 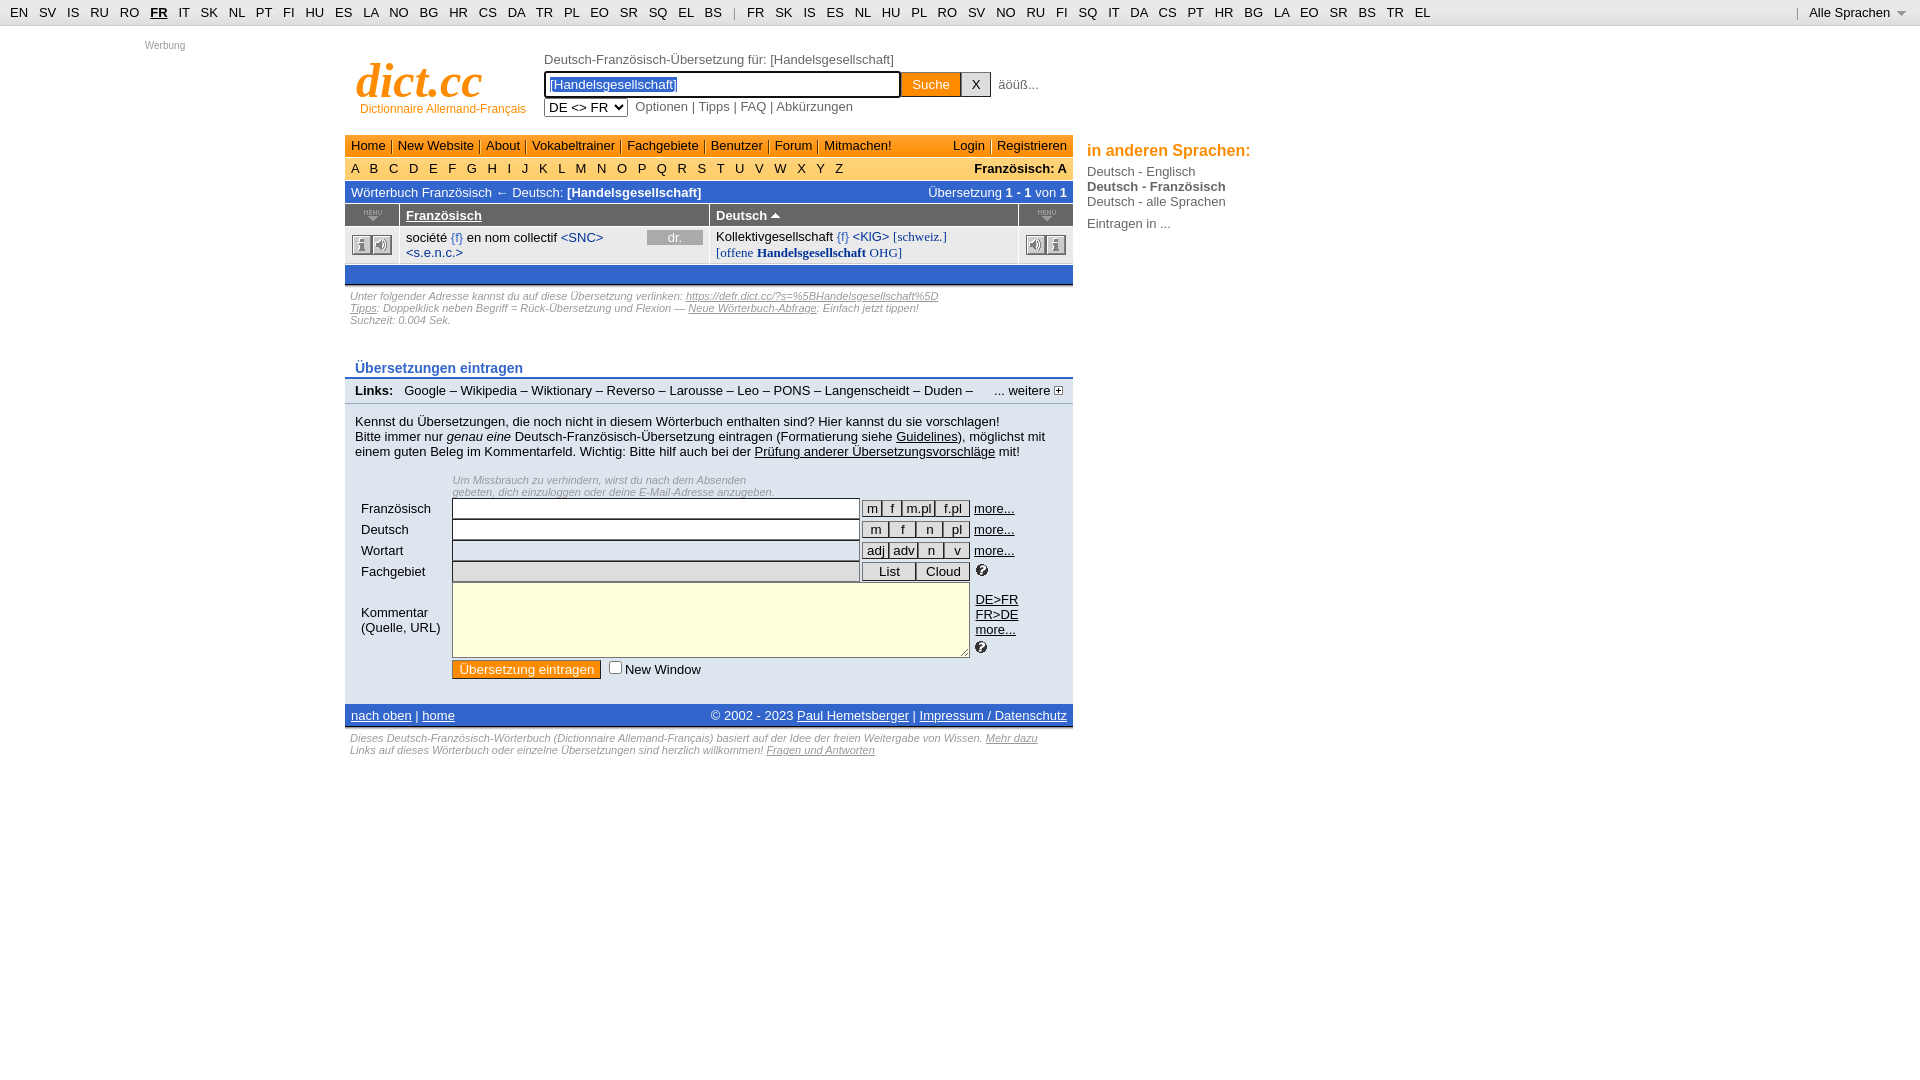 What do you see at coordinates (626, 144) in the screenshot?
I see `'Fachgebiete'` at bounding box center [626, 144].